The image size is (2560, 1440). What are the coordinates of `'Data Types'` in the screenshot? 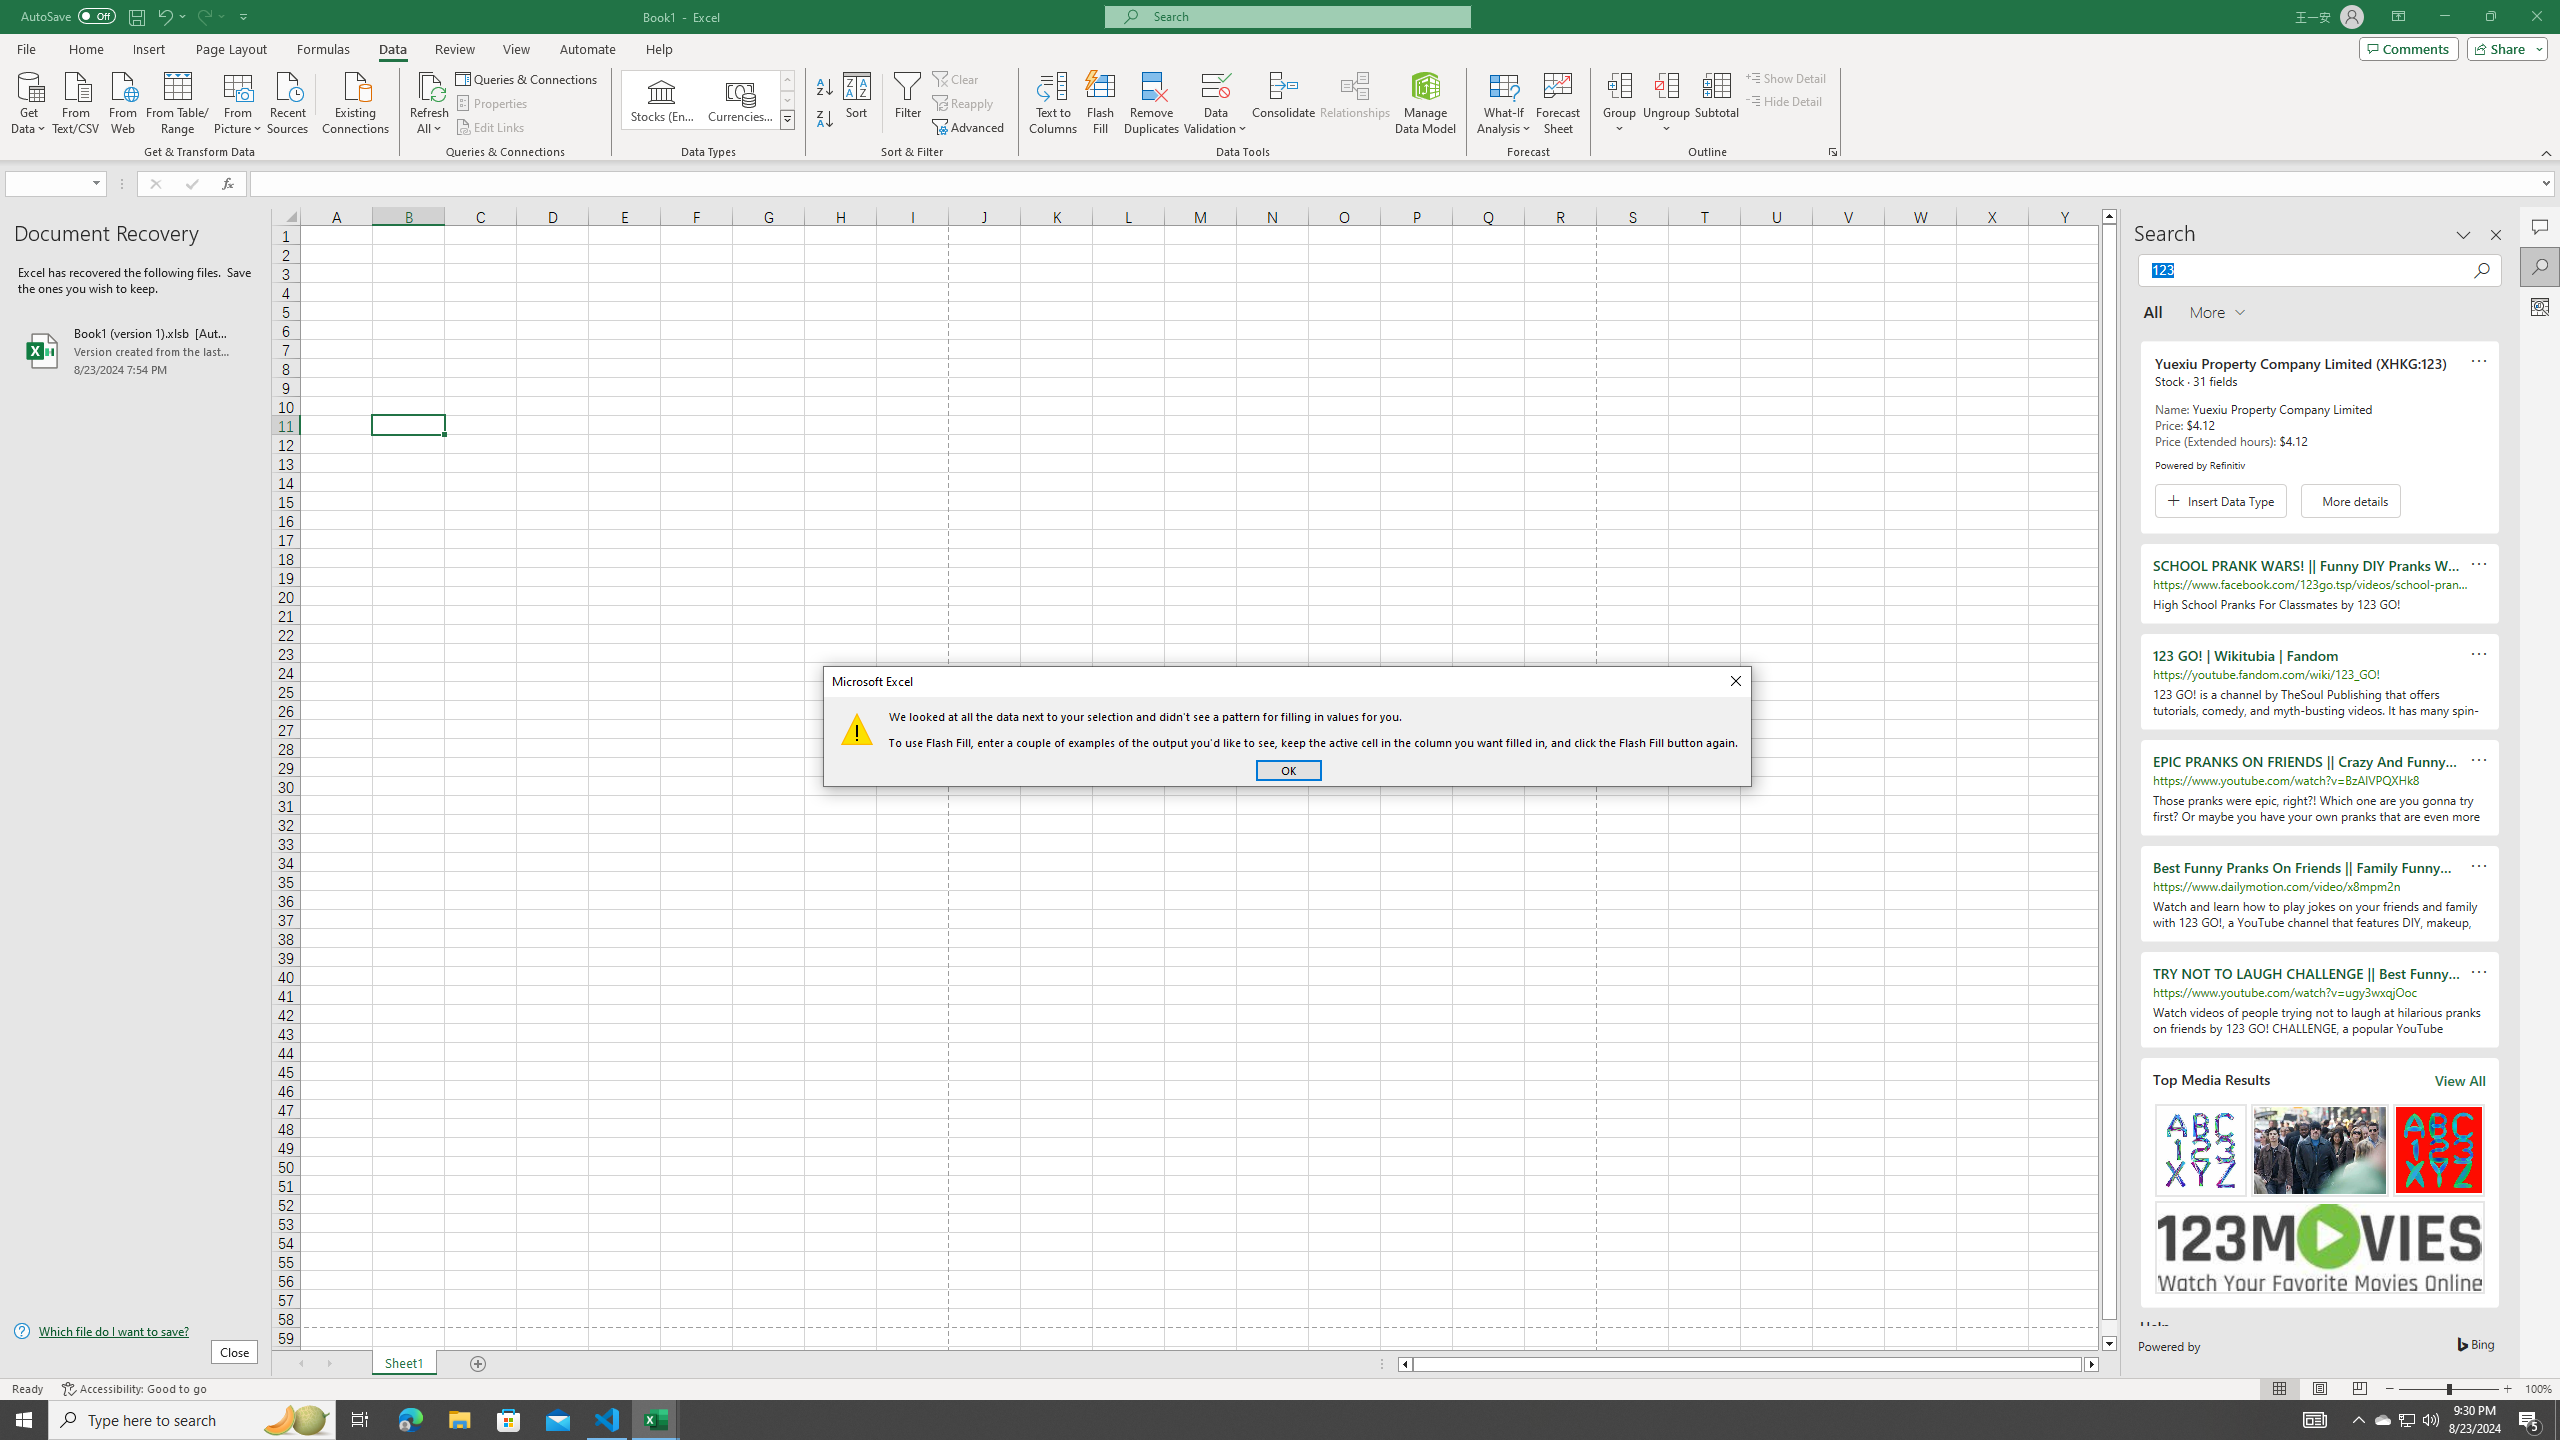 It's located at (787, 118).